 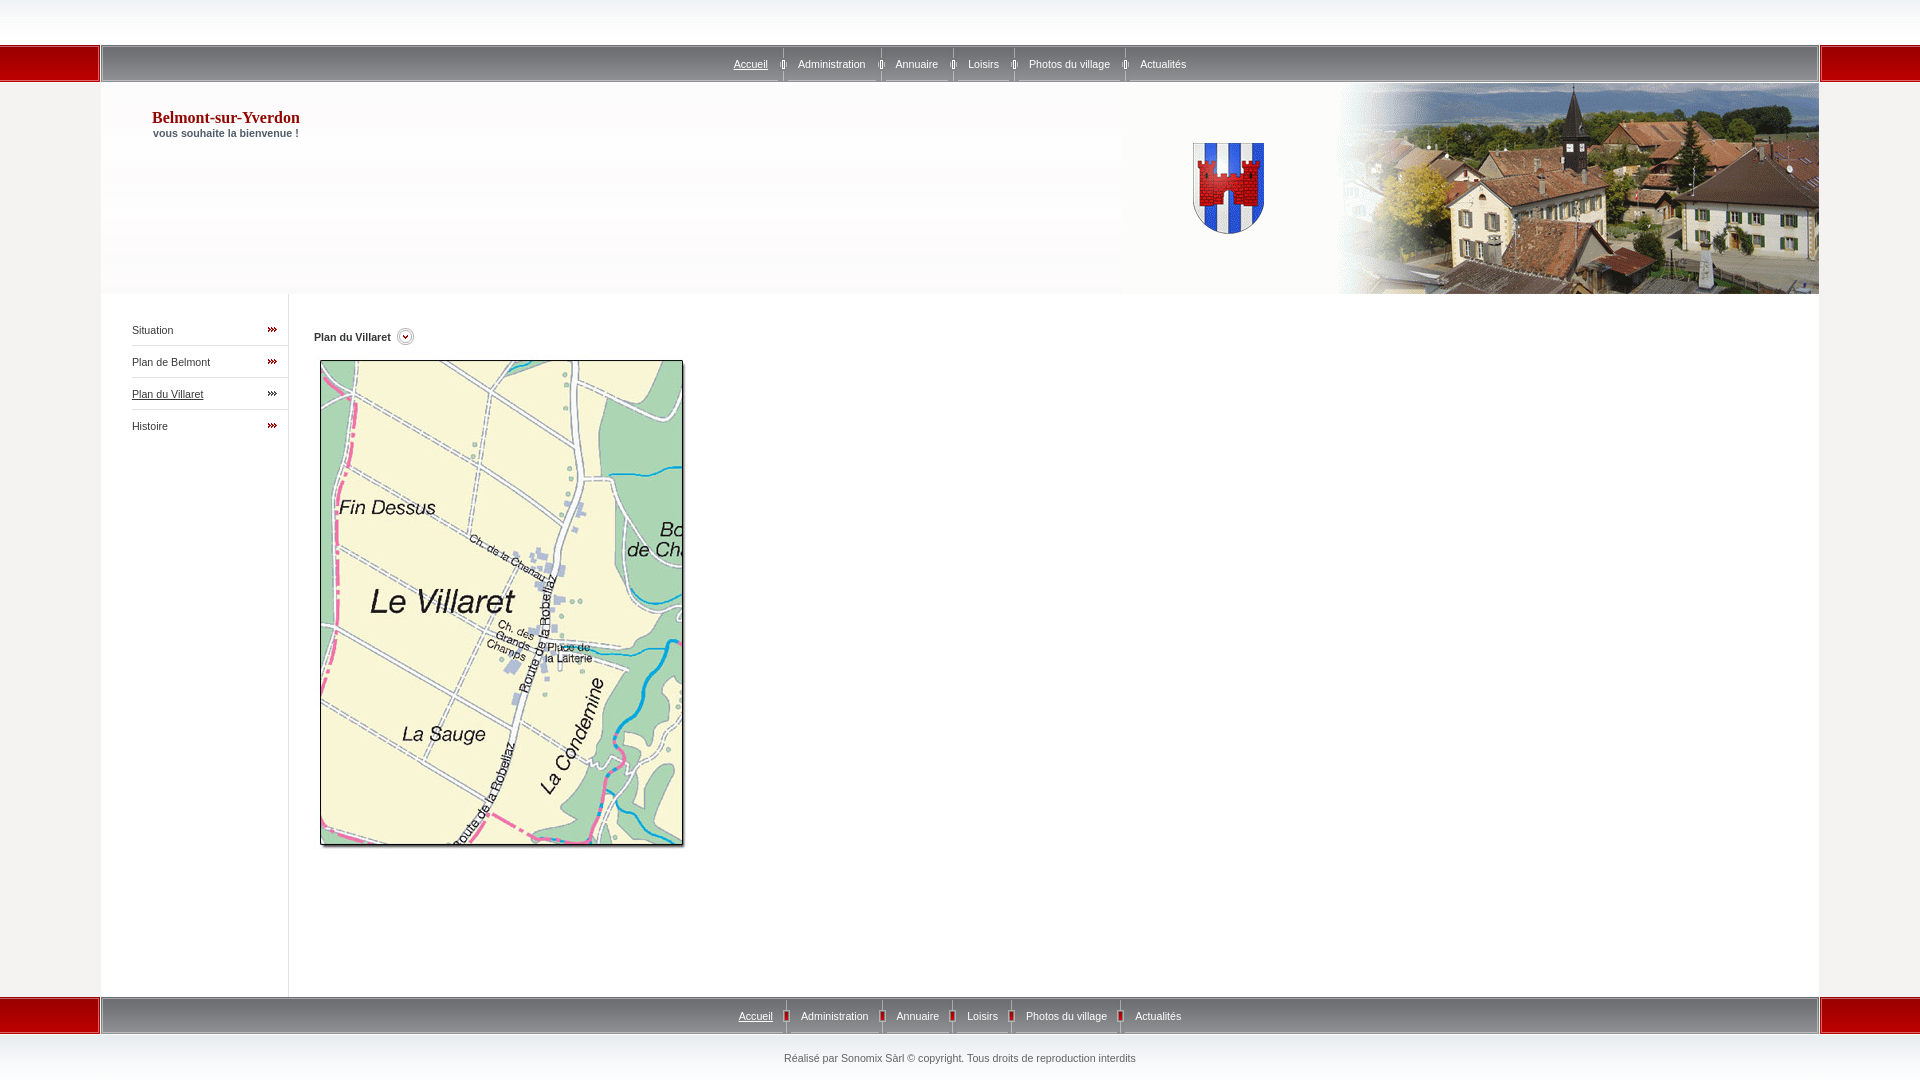 I want to click on 'Administration', so click(x=801, y=1015).